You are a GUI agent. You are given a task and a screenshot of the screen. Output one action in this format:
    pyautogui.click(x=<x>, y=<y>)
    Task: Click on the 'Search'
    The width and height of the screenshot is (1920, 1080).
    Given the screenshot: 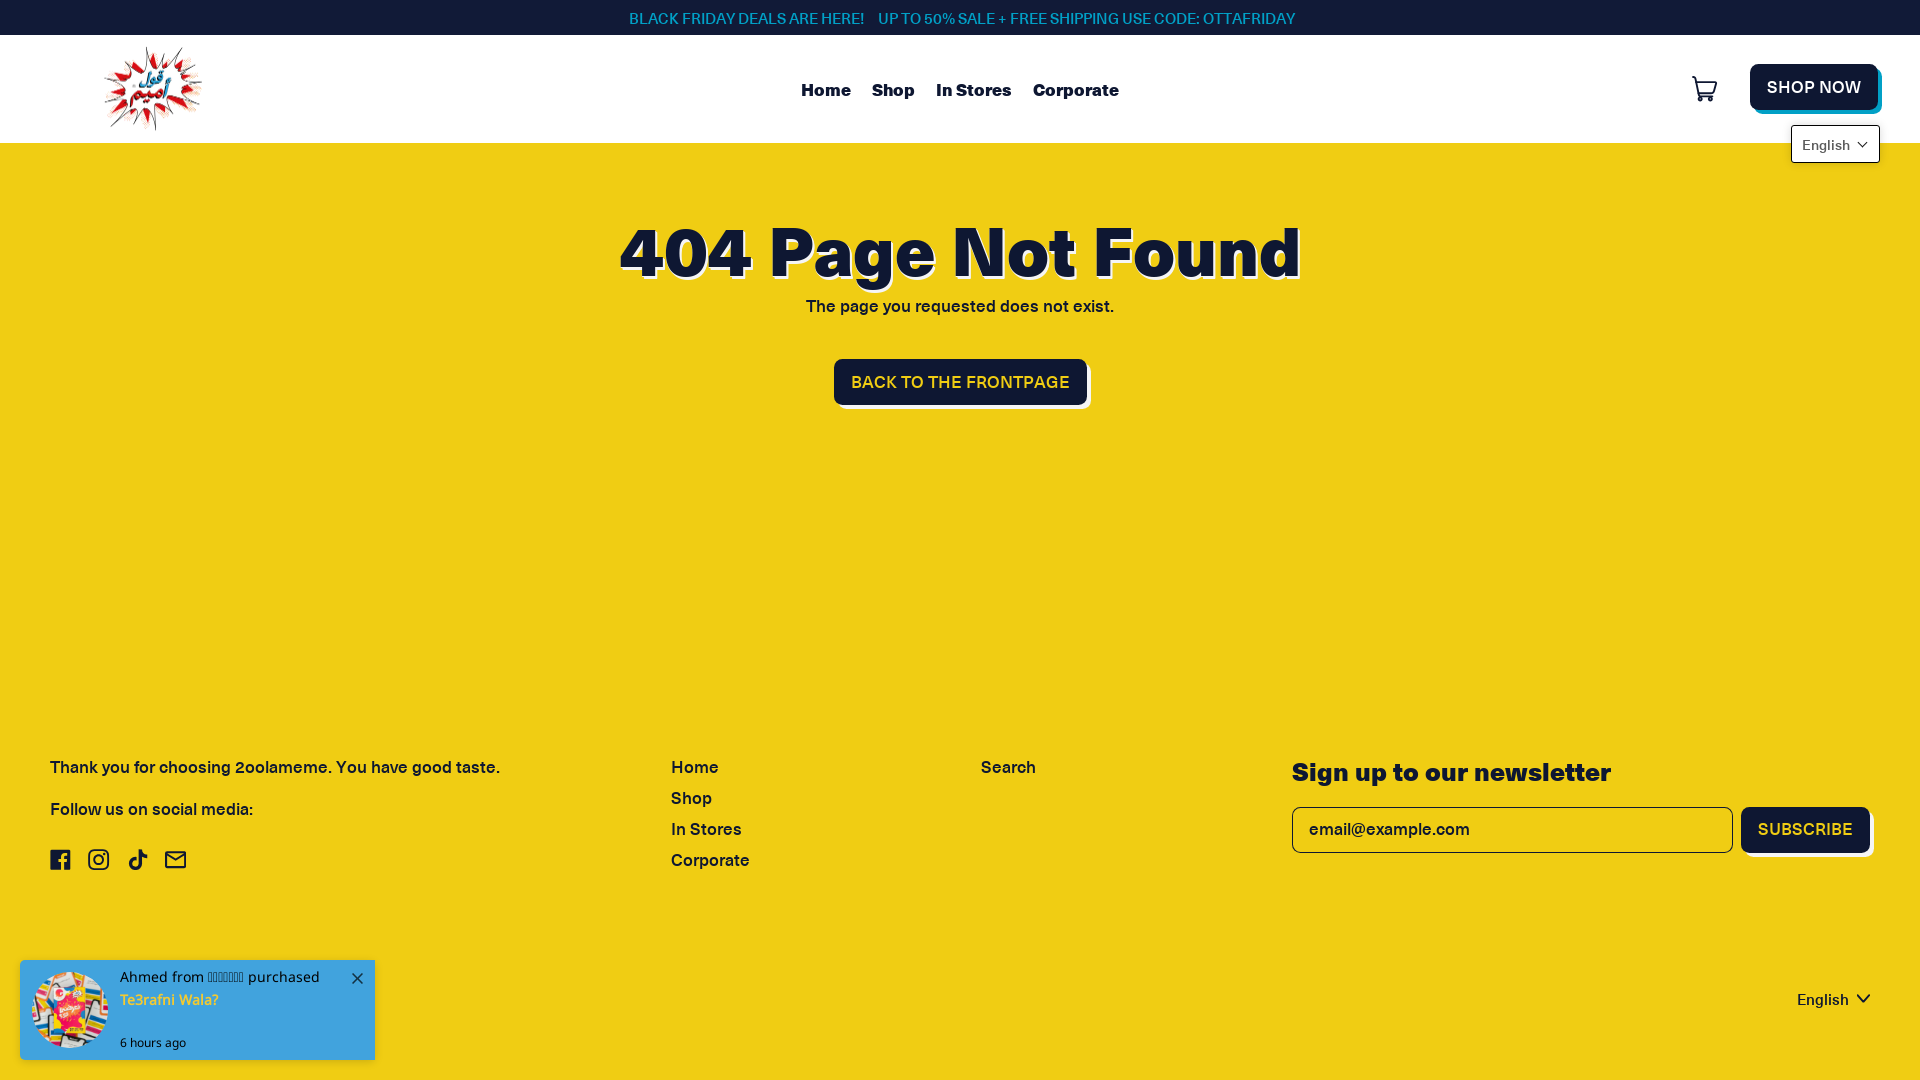 What is the action you would take?
    pyautogui.click(x=980, y=766)
    